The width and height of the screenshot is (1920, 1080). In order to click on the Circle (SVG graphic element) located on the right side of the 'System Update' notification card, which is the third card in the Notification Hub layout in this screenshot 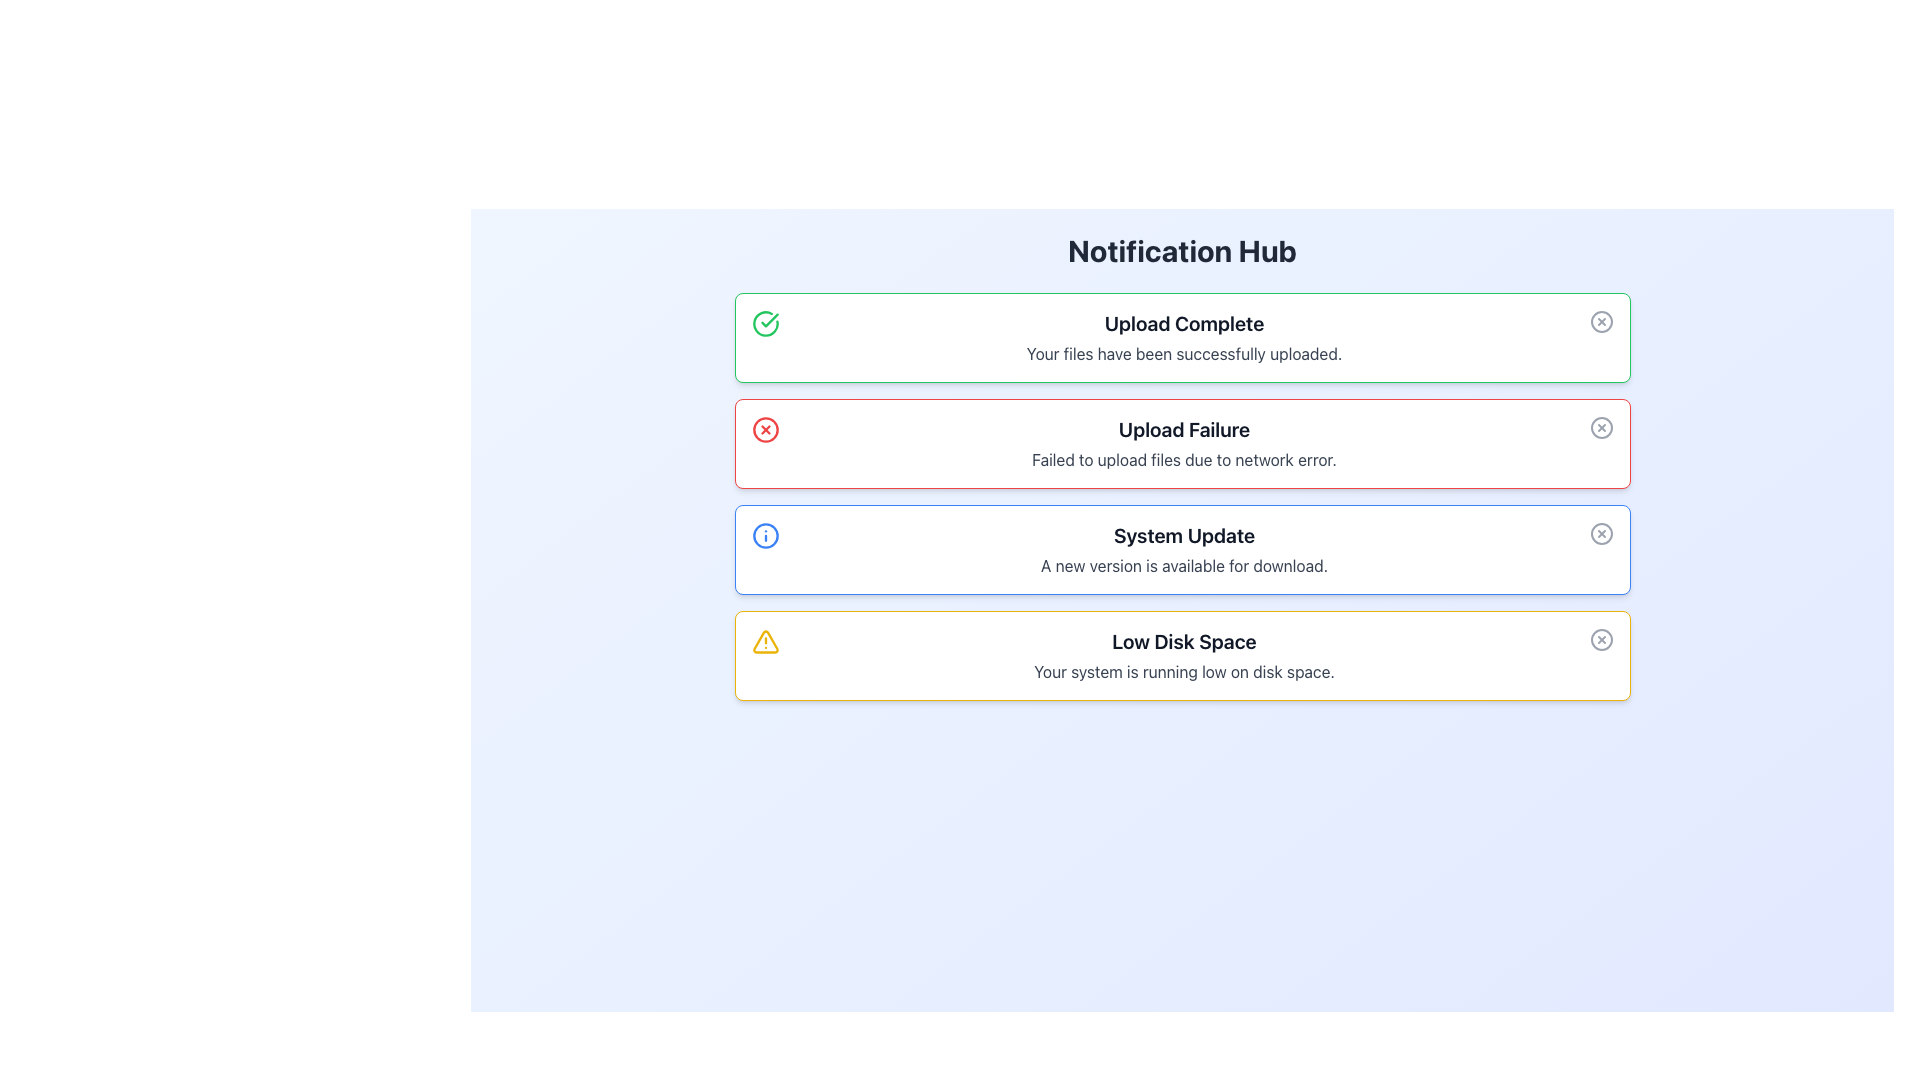, I will do `click(1601, 532)`.